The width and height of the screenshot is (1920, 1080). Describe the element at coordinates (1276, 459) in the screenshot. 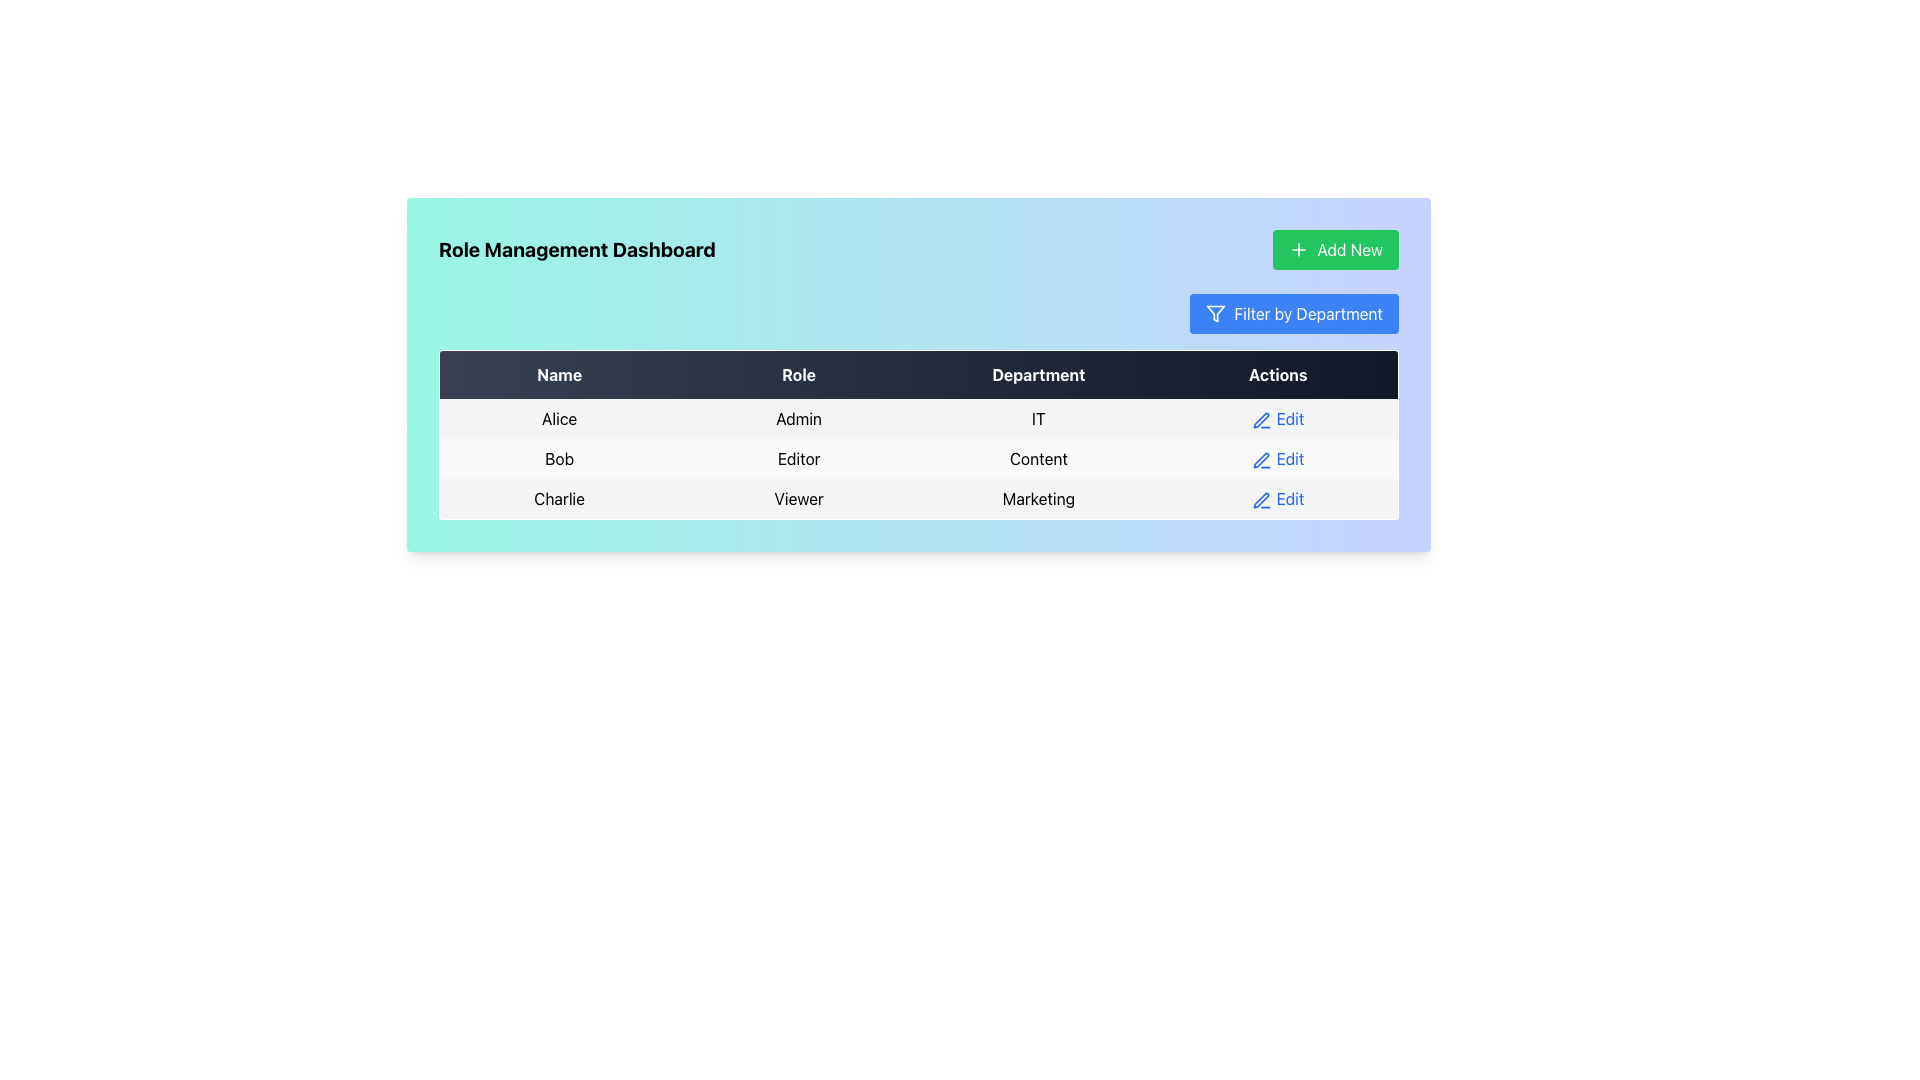

I see `the button-like link with an icon in the second row of the table under the 'Actions' column` at that location.